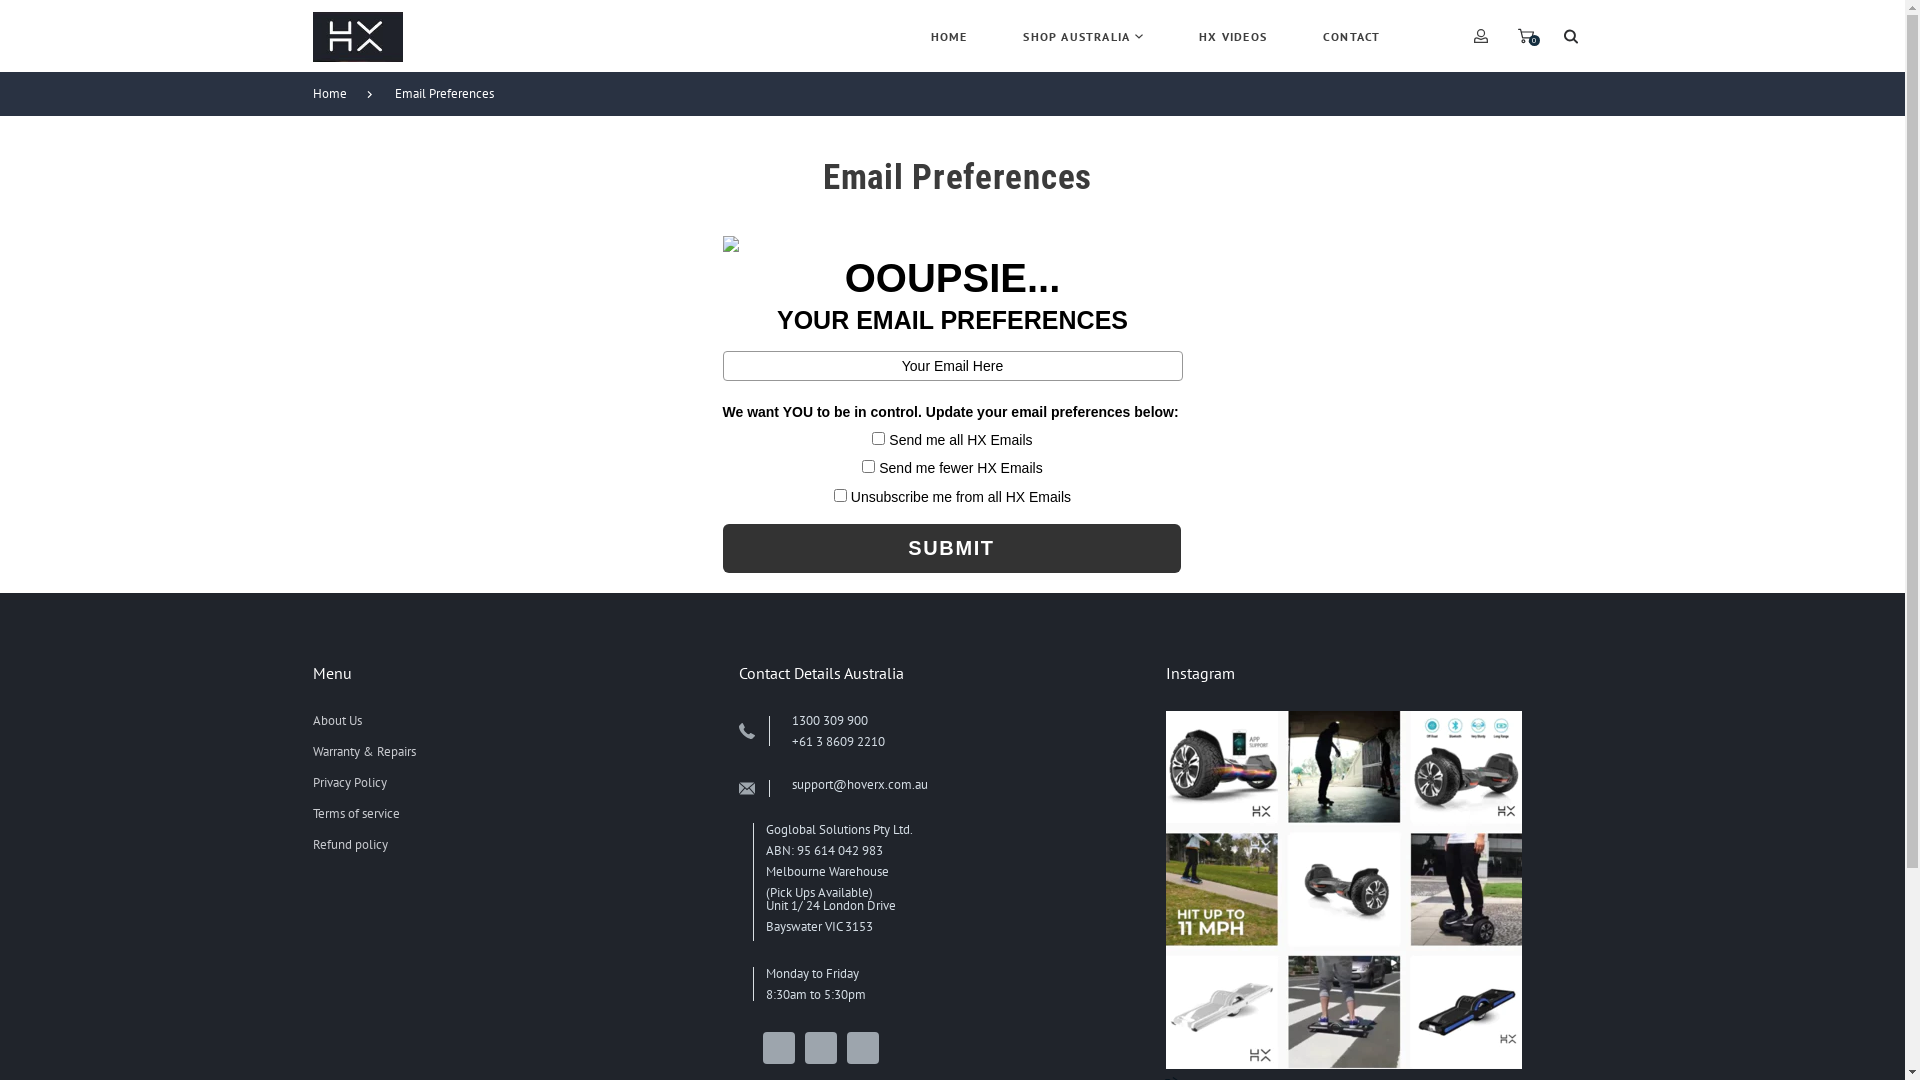  What do you see at coordinates (349, 844) in the screenshot?
I see `'Refund policy'` at bounding box center [349, 844].